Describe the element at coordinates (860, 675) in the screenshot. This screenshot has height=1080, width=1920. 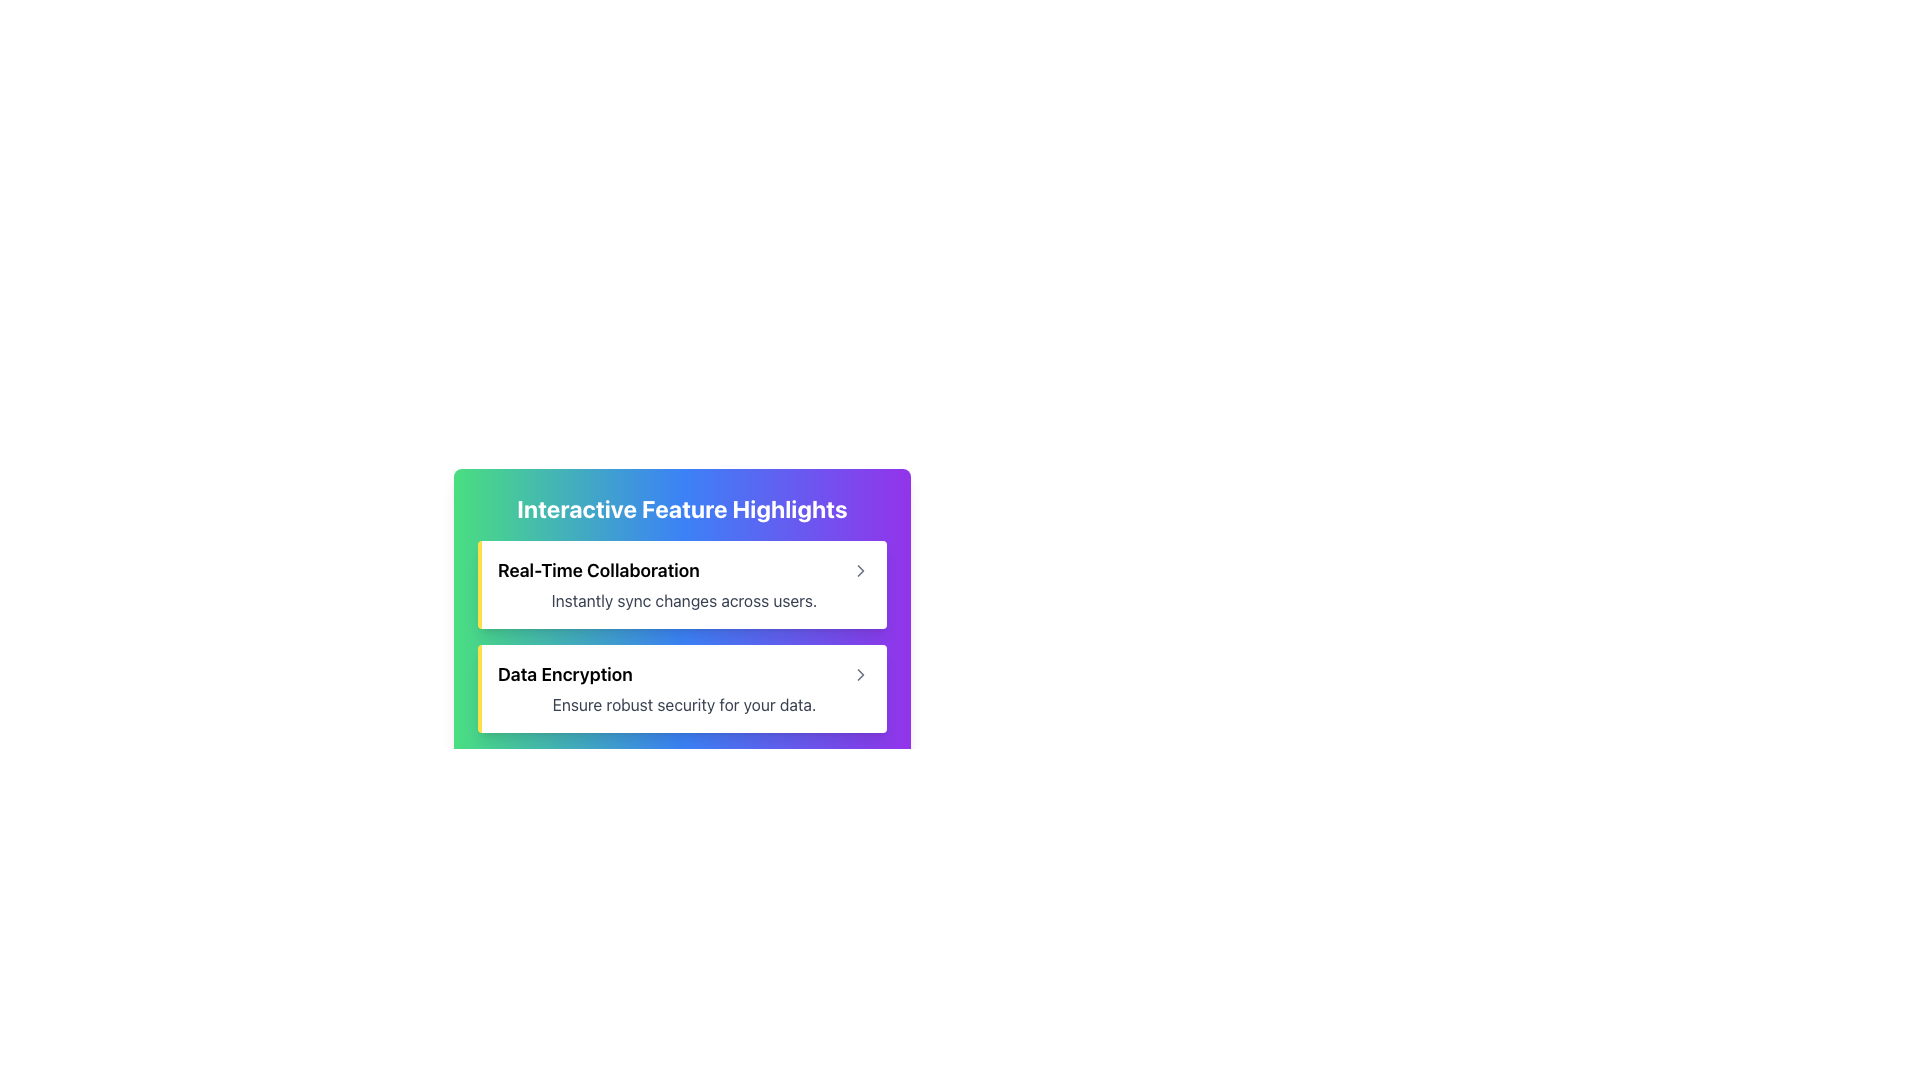
I see `the right-facing chevron icon, which is an outline-only design in gray, located at the far right of the 'Data Encryption' row under the 'Interactive Feature Highlights' section` at that location.